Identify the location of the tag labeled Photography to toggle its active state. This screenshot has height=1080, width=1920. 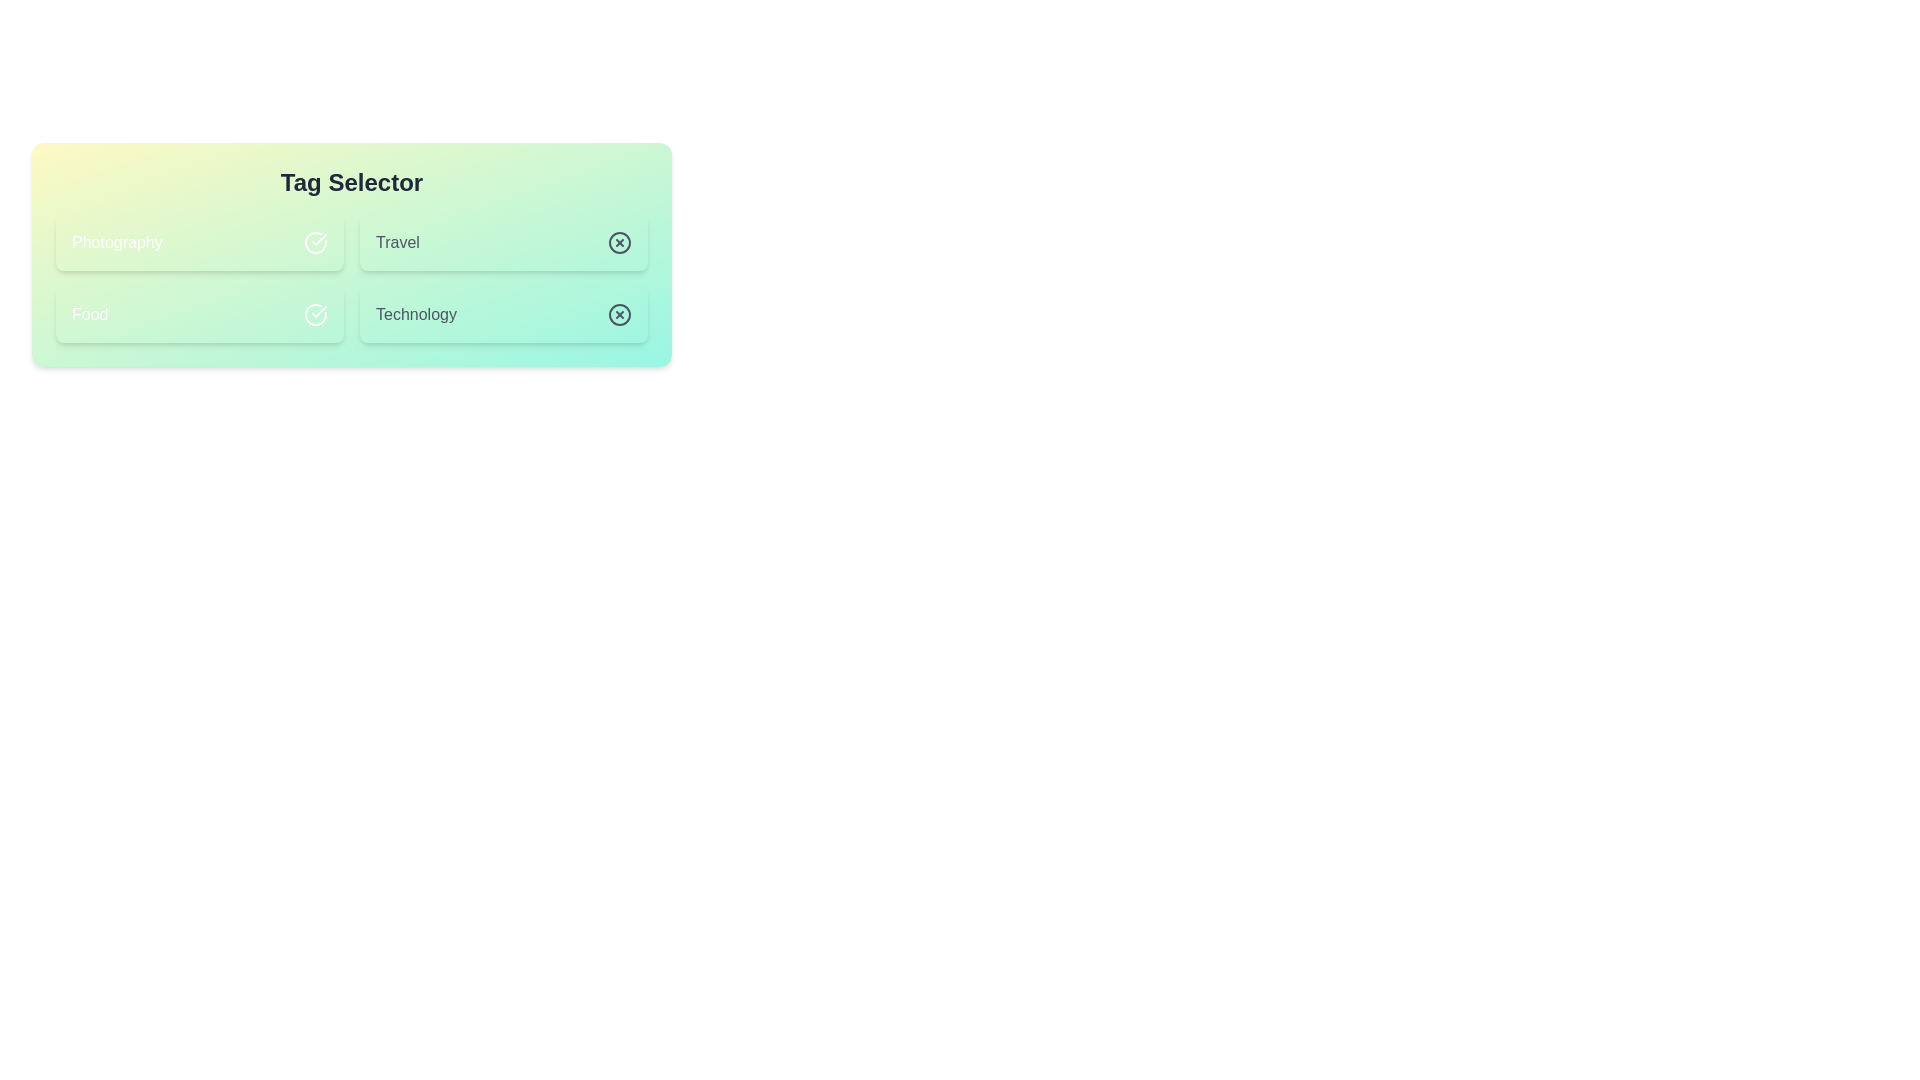
(200, 242).